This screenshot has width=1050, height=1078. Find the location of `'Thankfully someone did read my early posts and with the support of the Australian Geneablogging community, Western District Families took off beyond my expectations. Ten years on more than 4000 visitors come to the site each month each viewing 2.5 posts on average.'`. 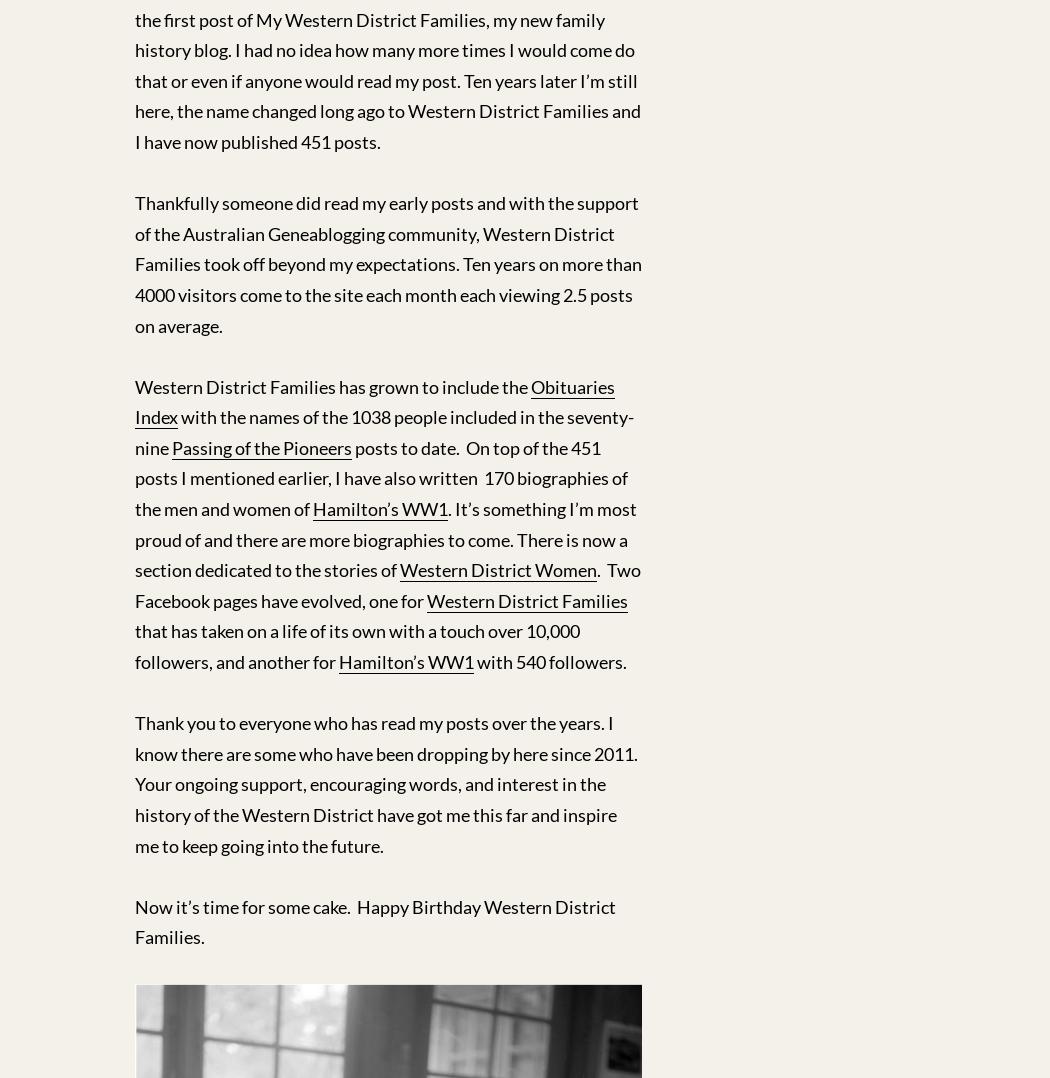

'Thankfully someone did read my early posts and with the support of the Australian Geneablogging community, Western District Families took off beyond my expectations. Ten years on more than 4000 visitors come to the site each month each viewing 2.5 posts on average.' is located at coordinates (388, 263).